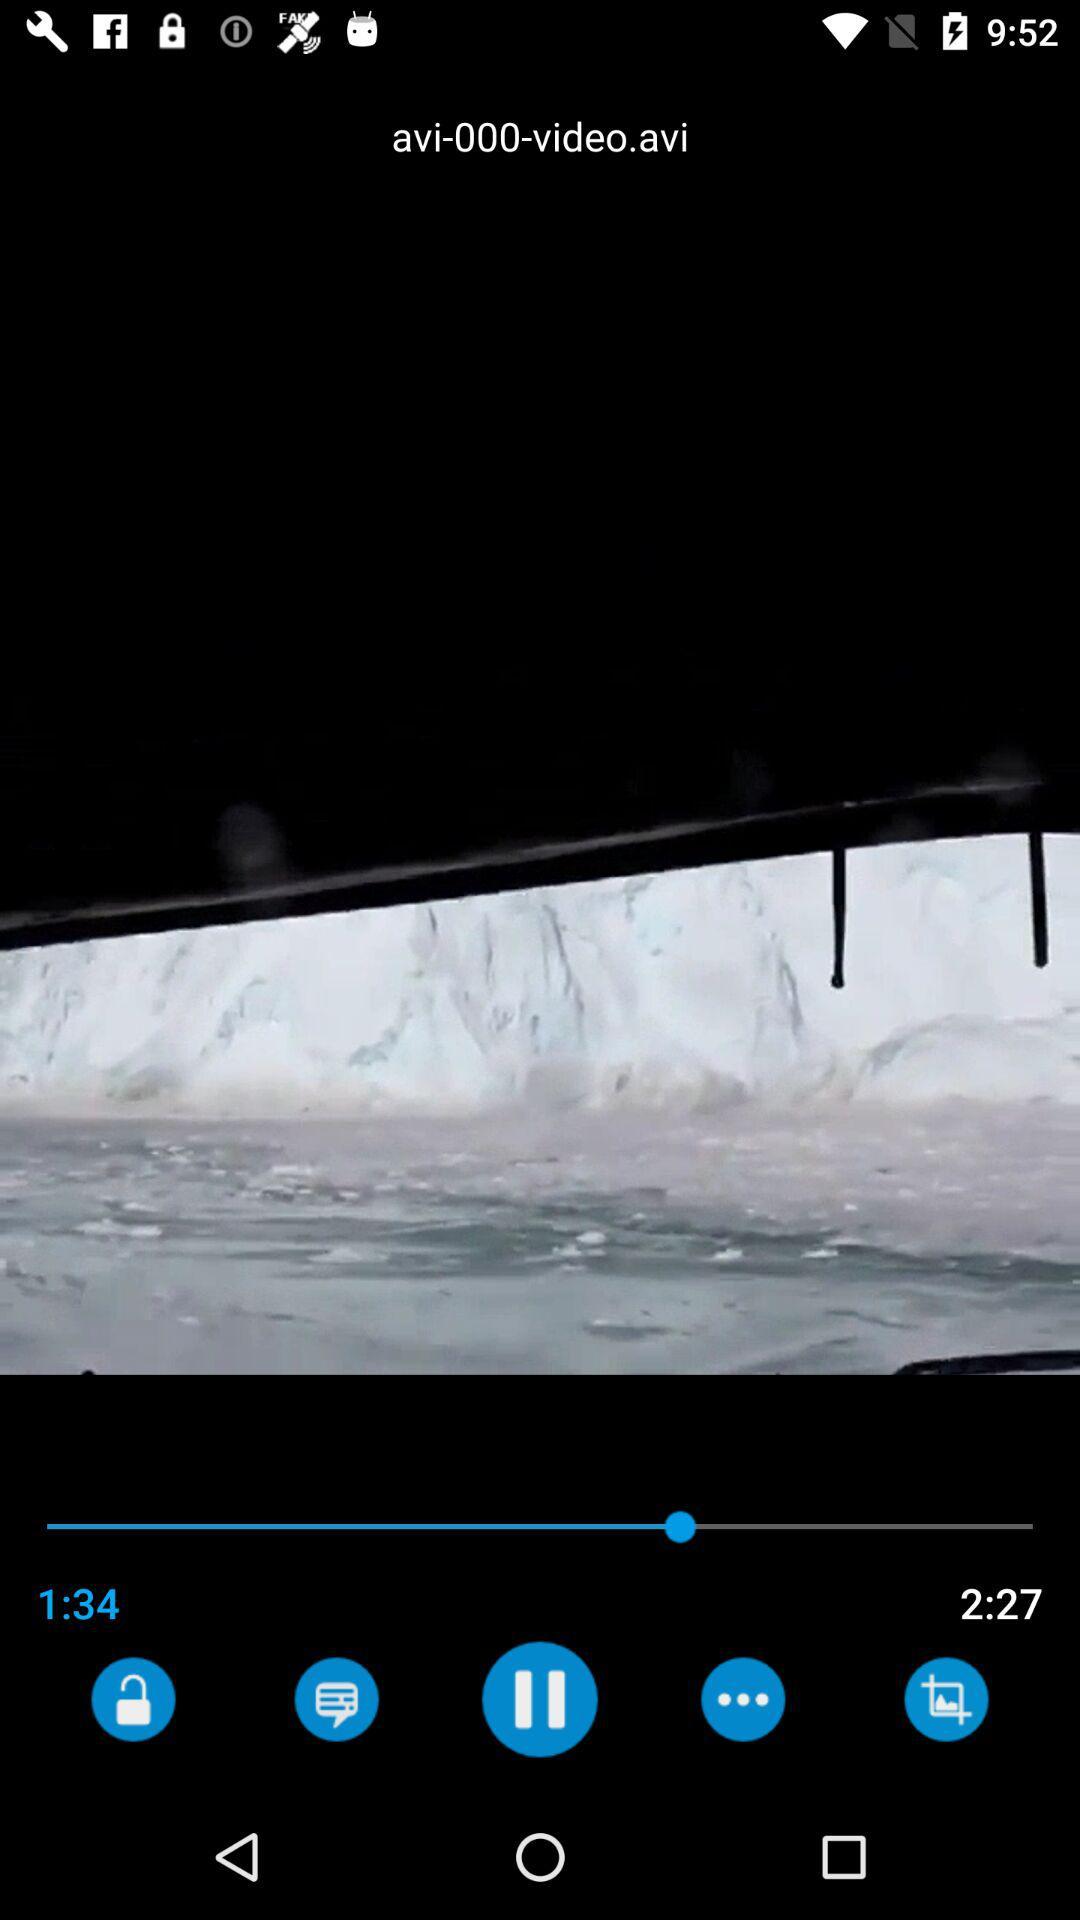  What do you see at coordinates (335, 1698) in the screenshot?
I see `text to video` at bounding box center [335, 1698].